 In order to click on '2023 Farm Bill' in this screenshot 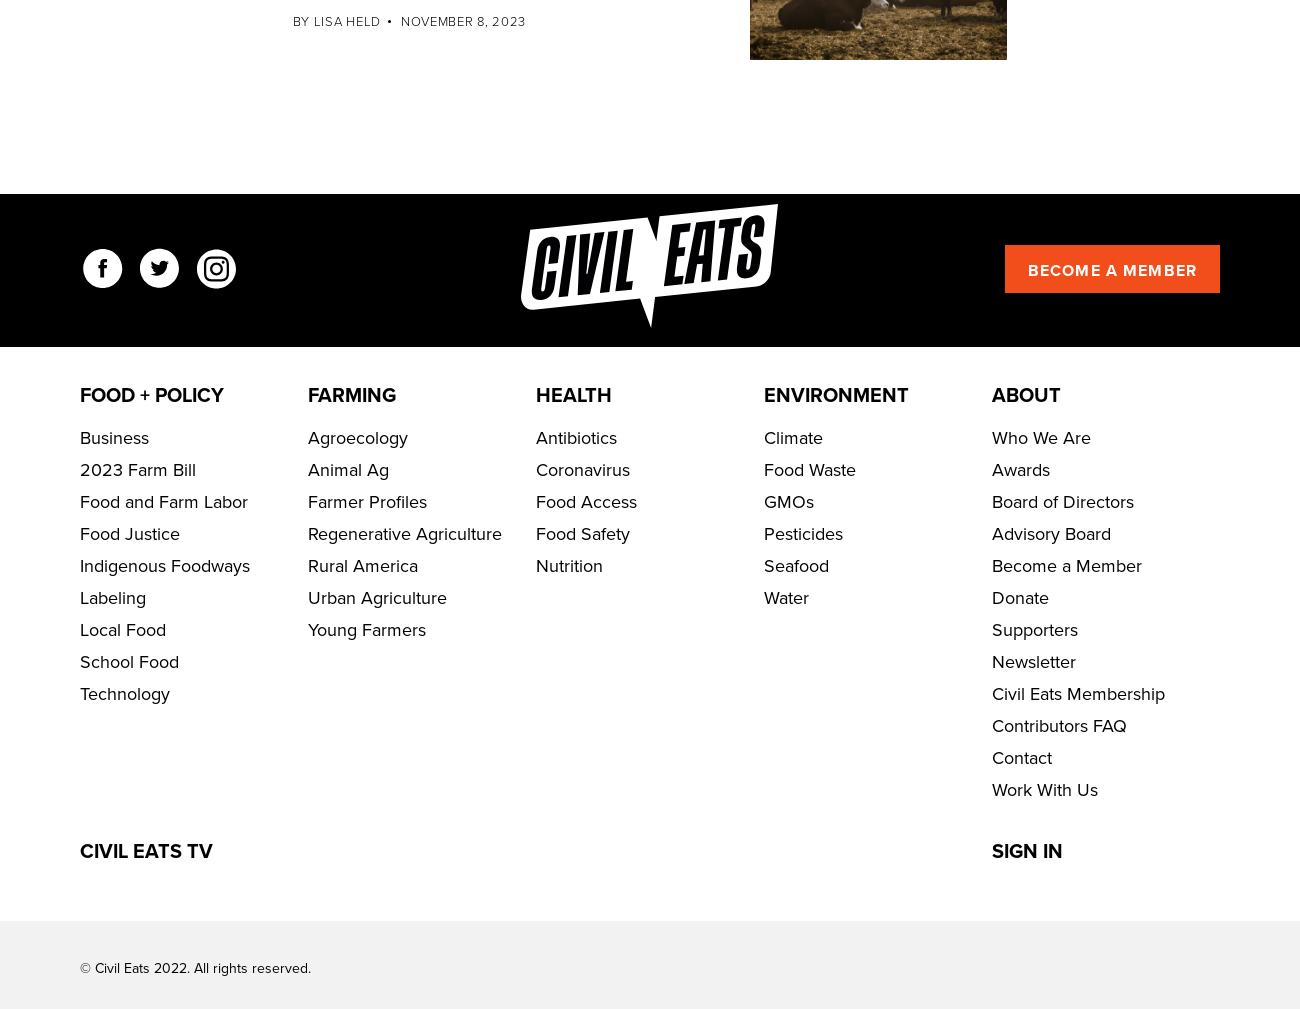, I will do `click(137, 530)`.